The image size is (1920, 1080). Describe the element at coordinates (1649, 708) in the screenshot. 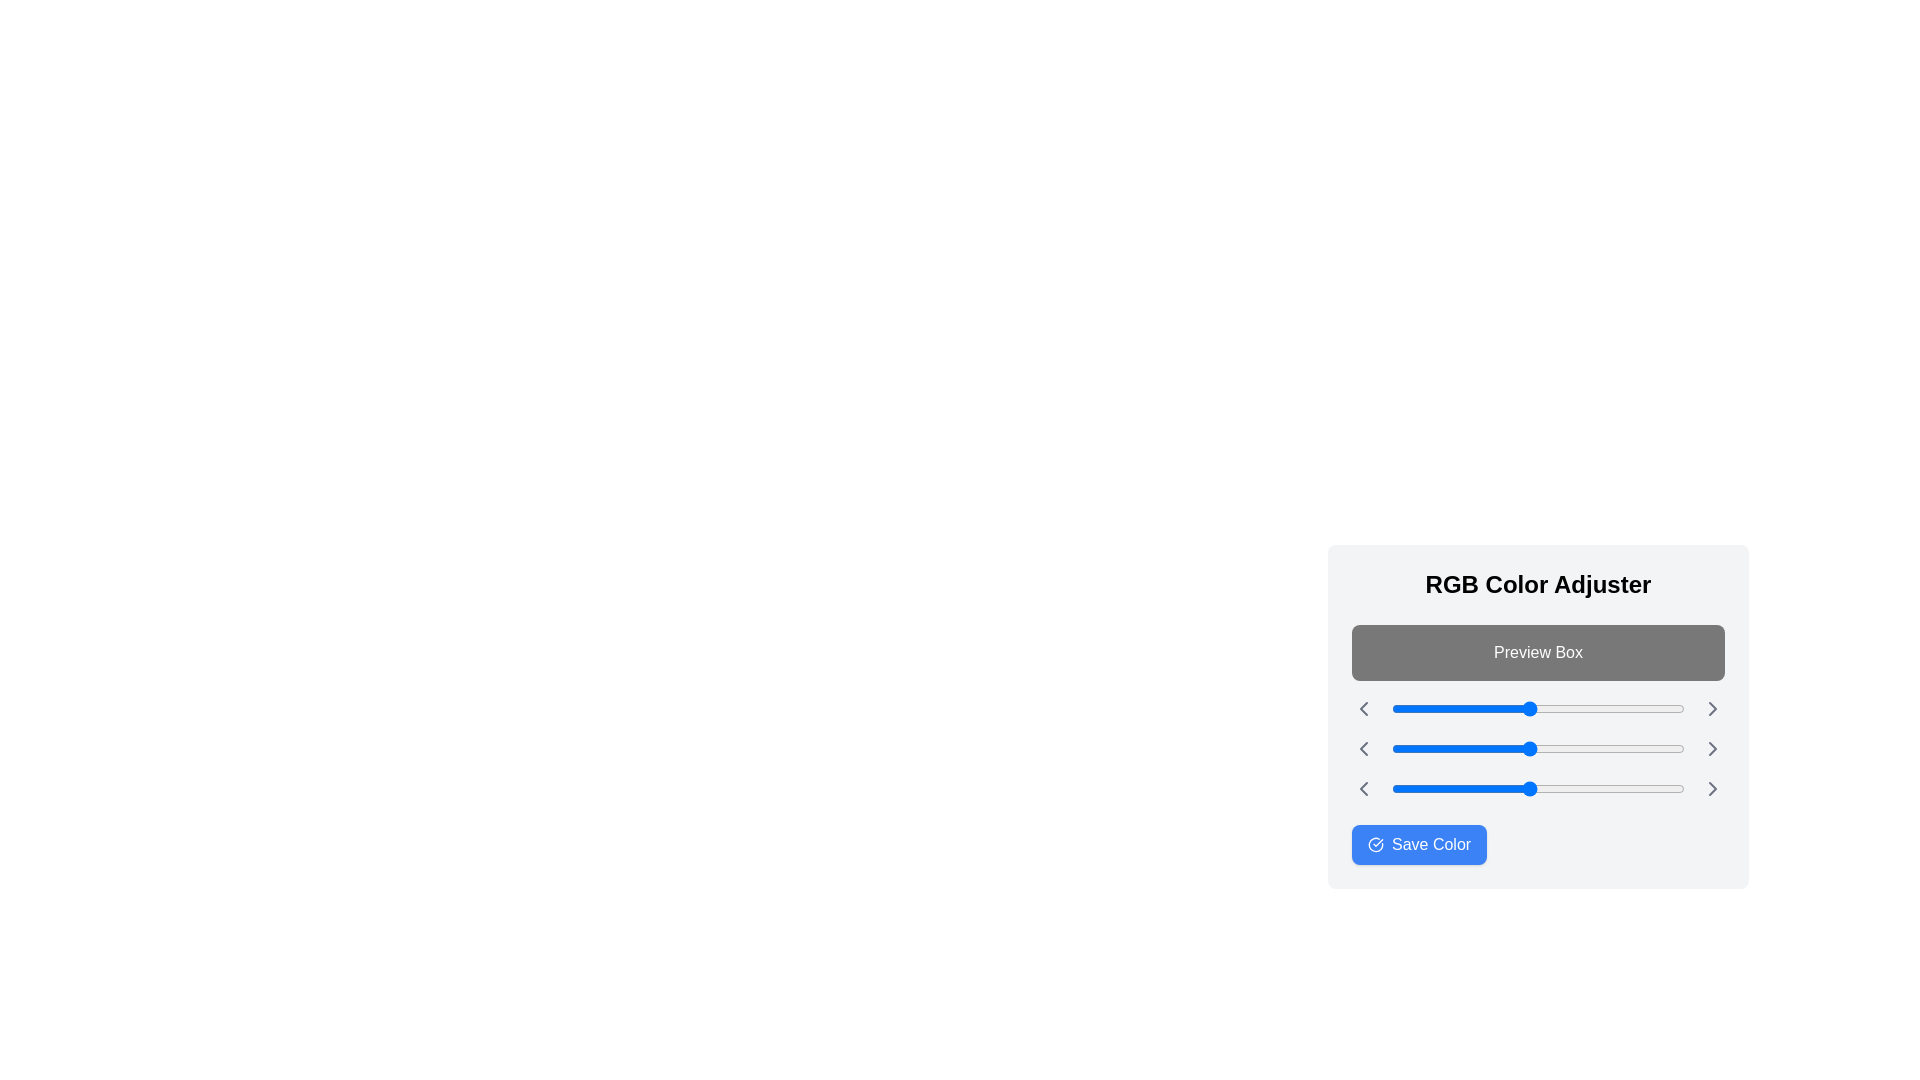

I see `the red color slider to 224 (0-255)` at that location.